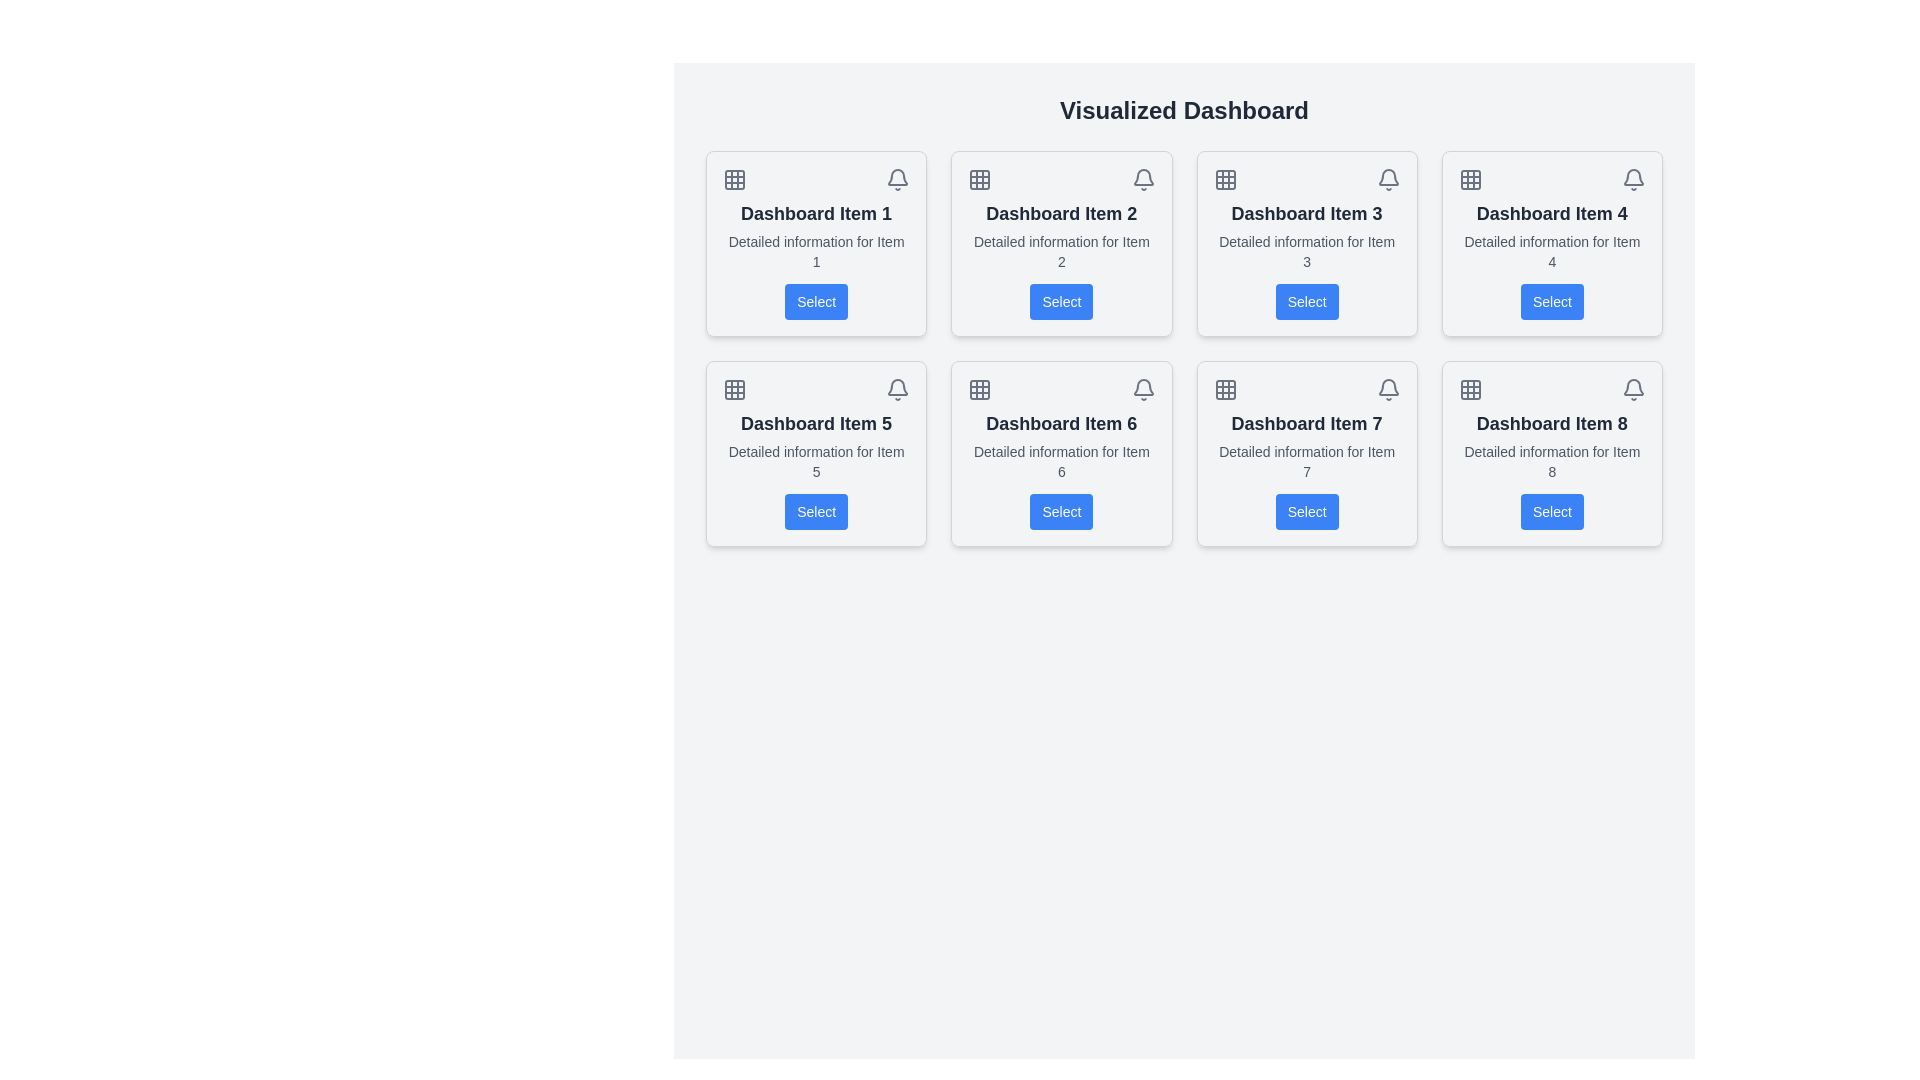 Image resolution: width=1920 pixels, height=1080 pixels. What do you see at coordinates (1551, 511) in the screenshot?
I see `the button located at the bottom right corner of the card labeled 'Dashboard Item 8'` at bounding box center [1551, 511].